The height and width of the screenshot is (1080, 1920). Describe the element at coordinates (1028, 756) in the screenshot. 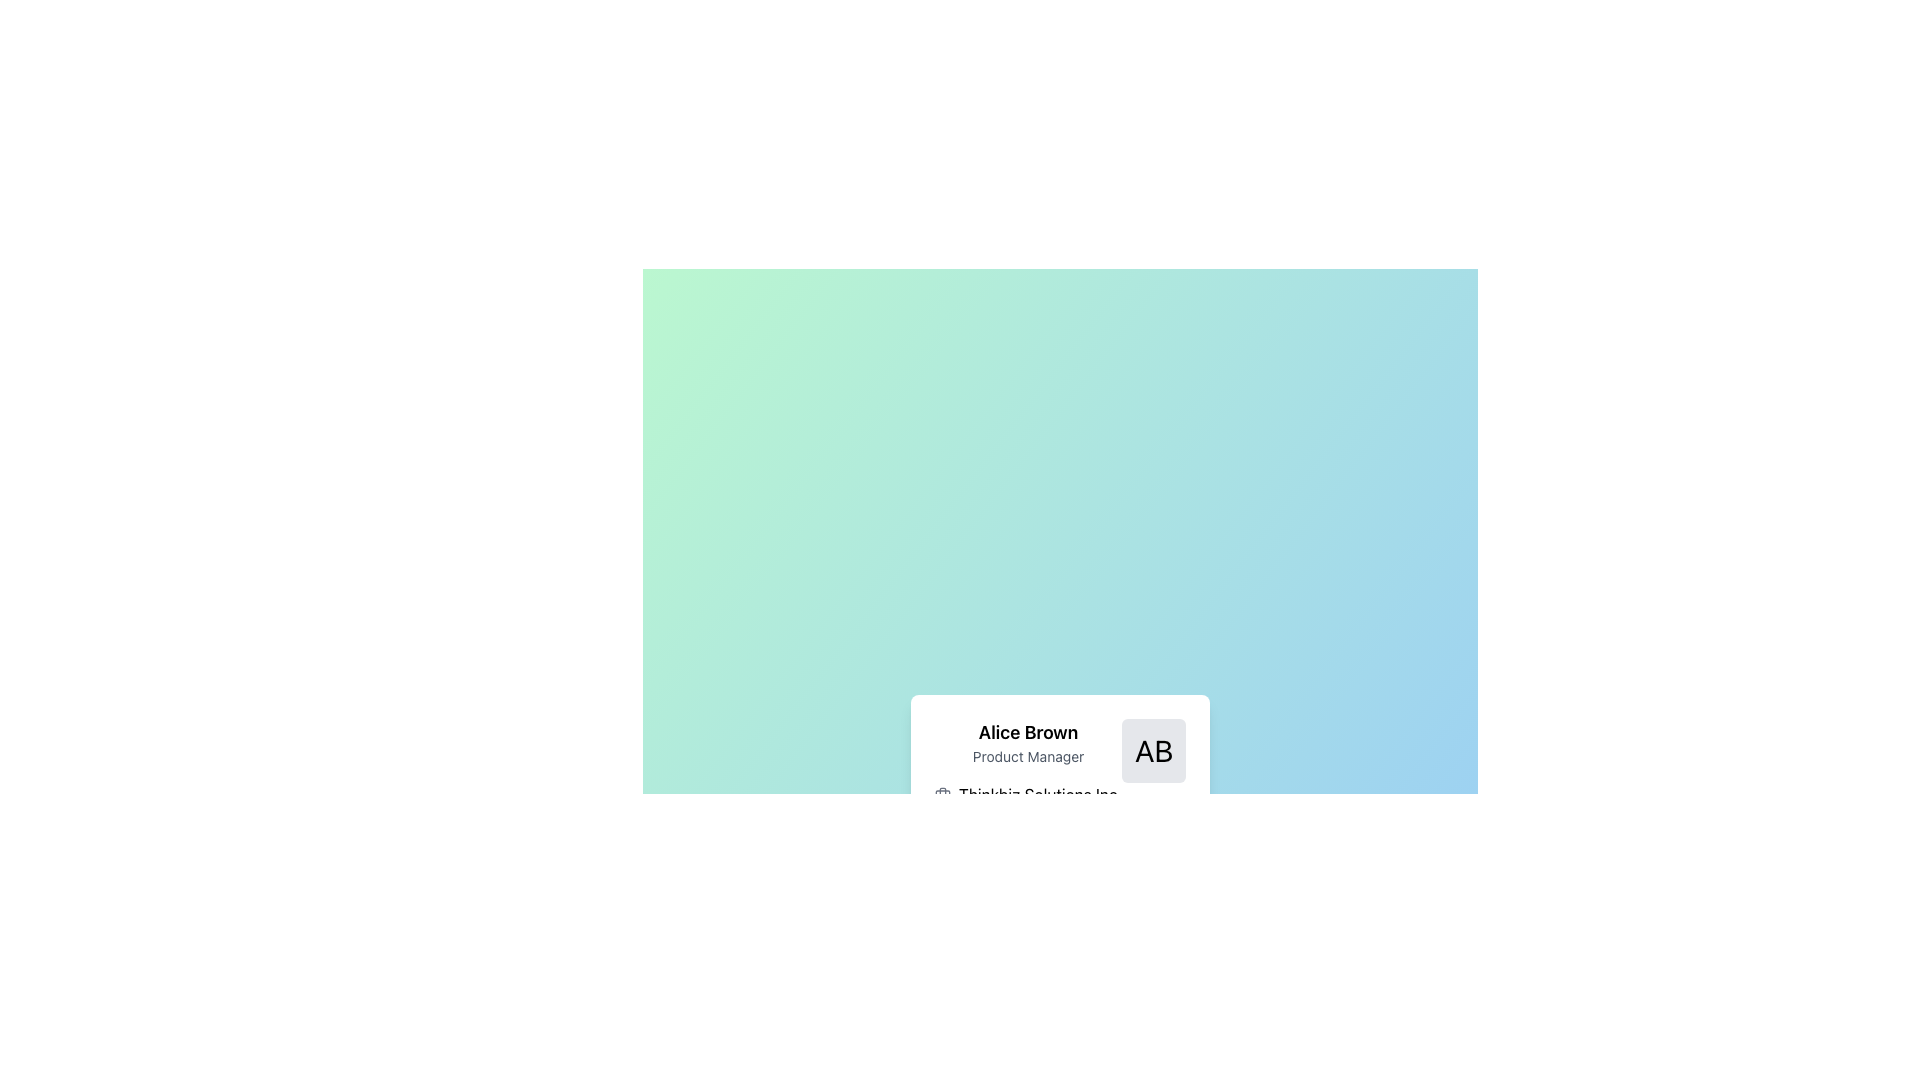

I see `the text label displaying 'Product Manager' in light gray, which is located beneath 'Alice Brown' and above other contextual information` at that location.